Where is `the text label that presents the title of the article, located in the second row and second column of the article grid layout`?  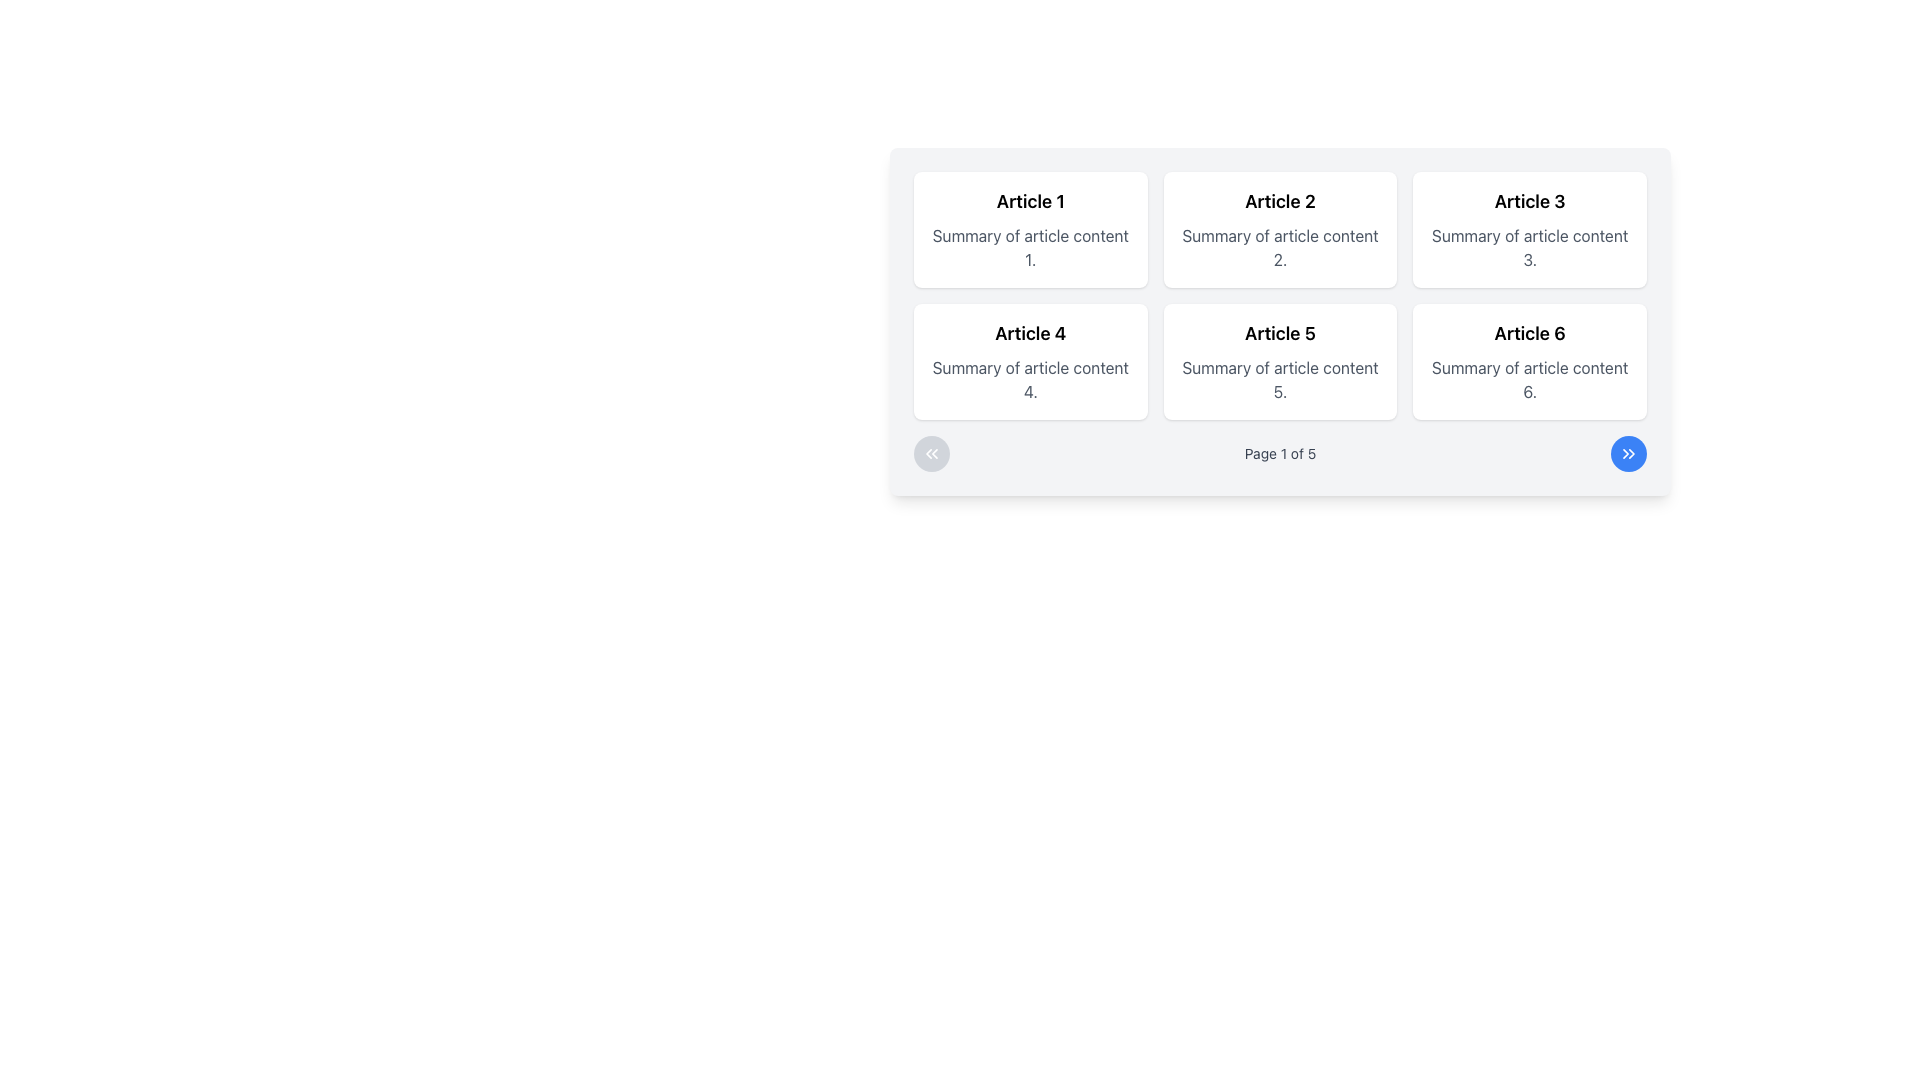
the text label that presents the title of the article, located in the second row and second column of the article grid layout is located at coordinates (1280, 333).